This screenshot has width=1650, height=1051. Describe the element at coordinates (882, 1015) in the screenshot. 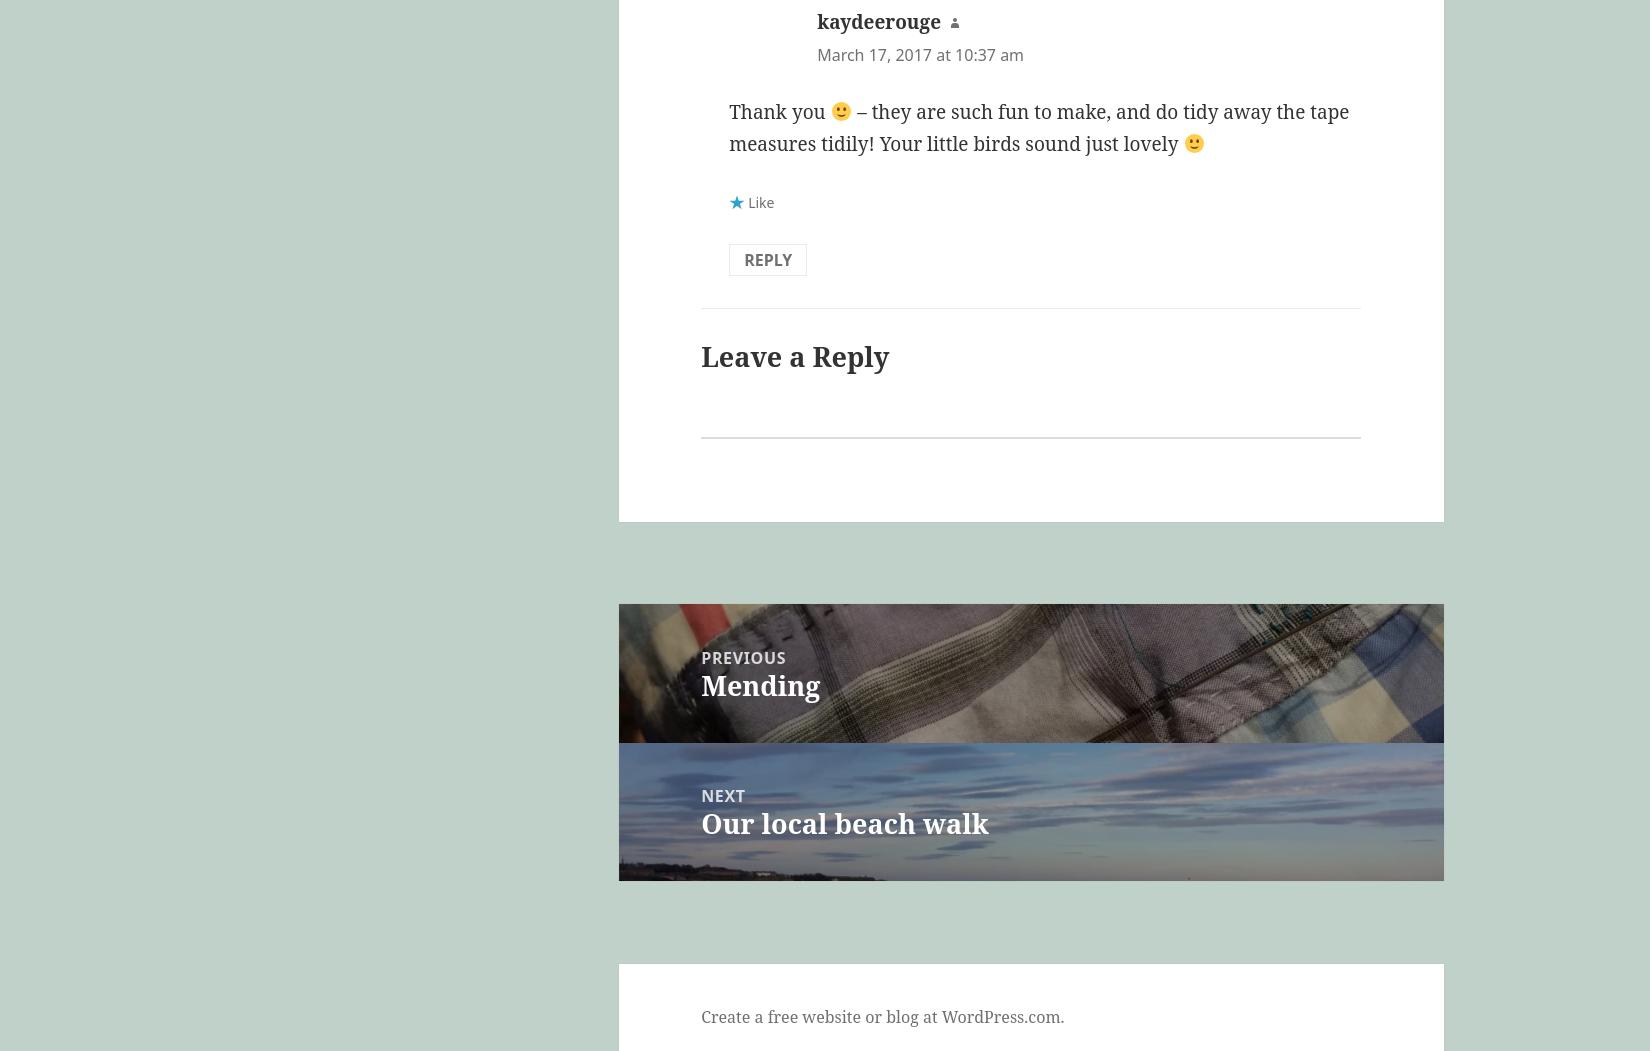

I see `'Create a free website or blog at WordPress.com.'` at that location.